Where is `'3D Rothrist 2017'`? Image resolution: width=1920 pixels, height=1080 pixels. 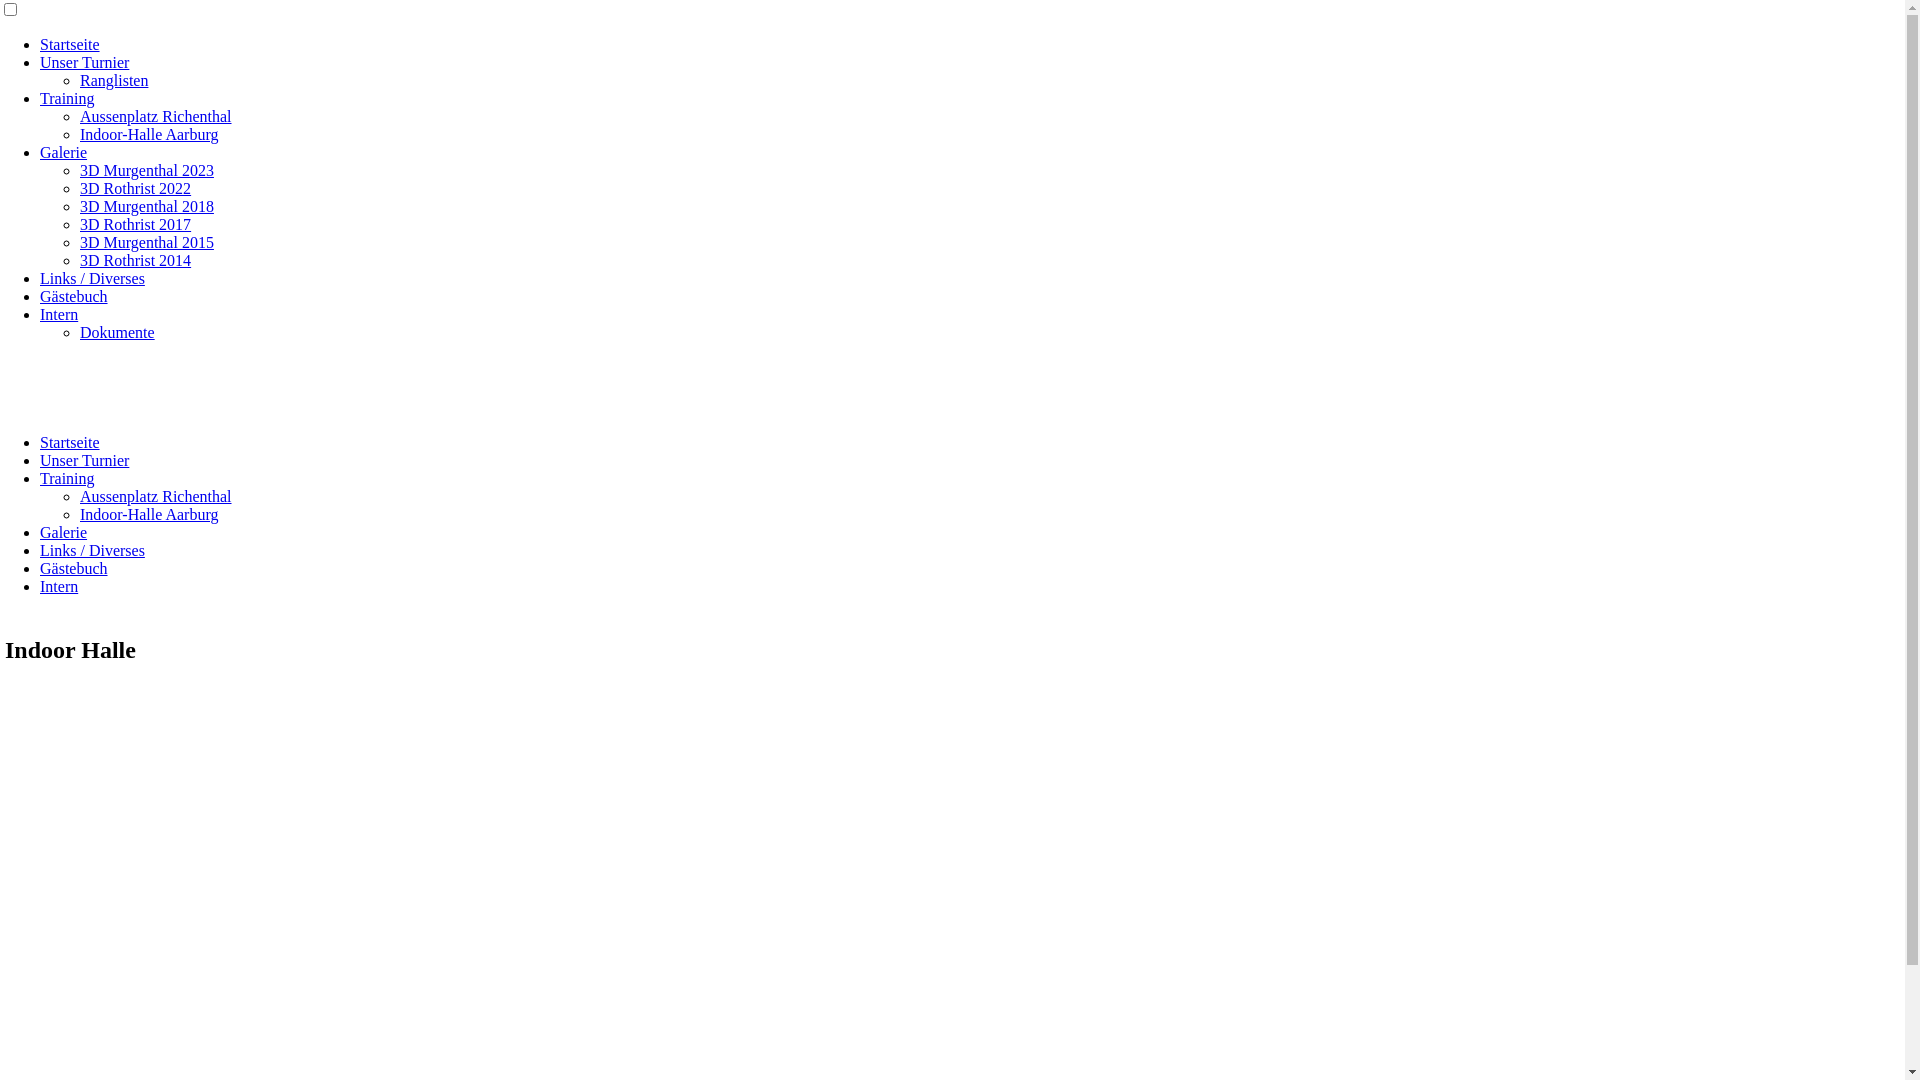 '3D Rothrist 2017' is located at coordinates (134, 224).